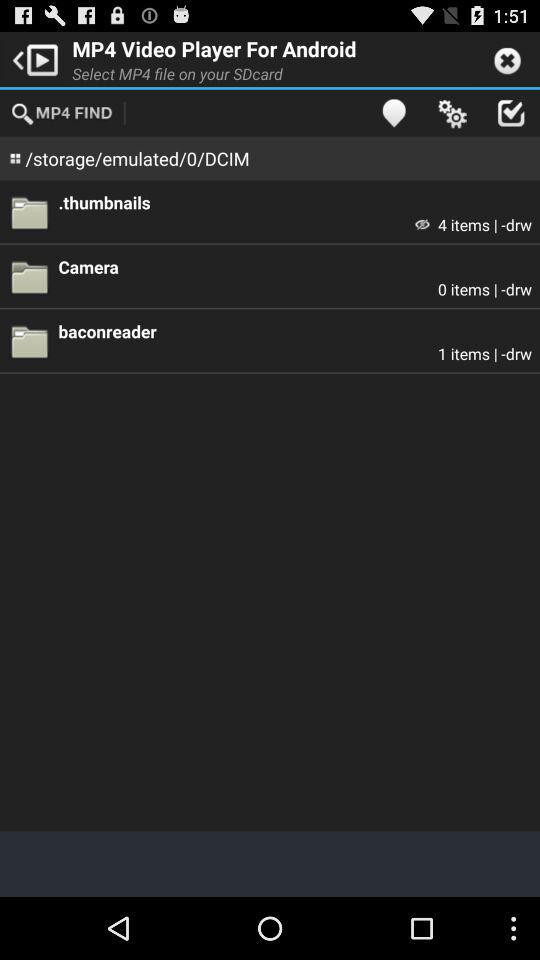 The image size is (540, 960). Describe the element at coordinates (393, 112) in the screenshot. I see `app next to the select mp4 file item` at that location.